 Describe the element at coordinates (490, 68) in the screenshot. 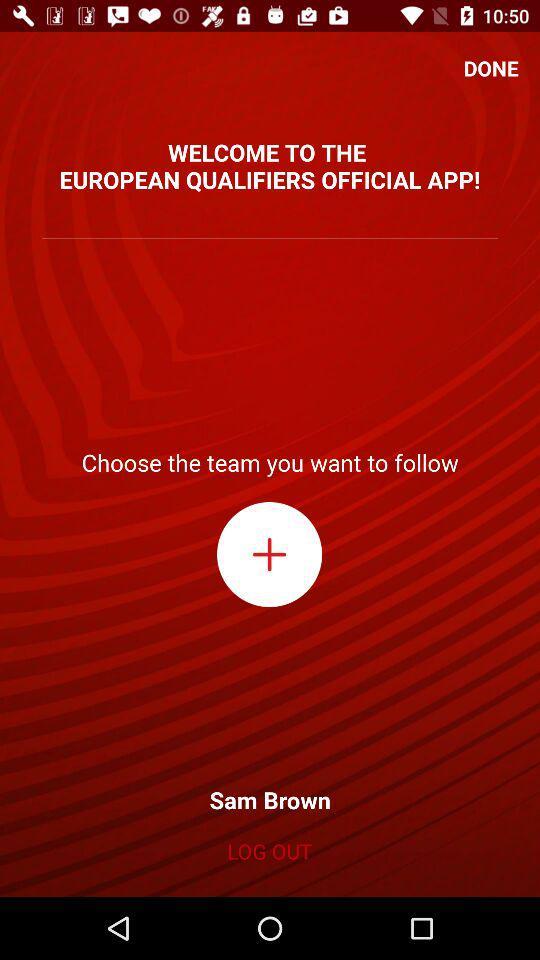

I see `the icon above the welcome to the item` at that location.